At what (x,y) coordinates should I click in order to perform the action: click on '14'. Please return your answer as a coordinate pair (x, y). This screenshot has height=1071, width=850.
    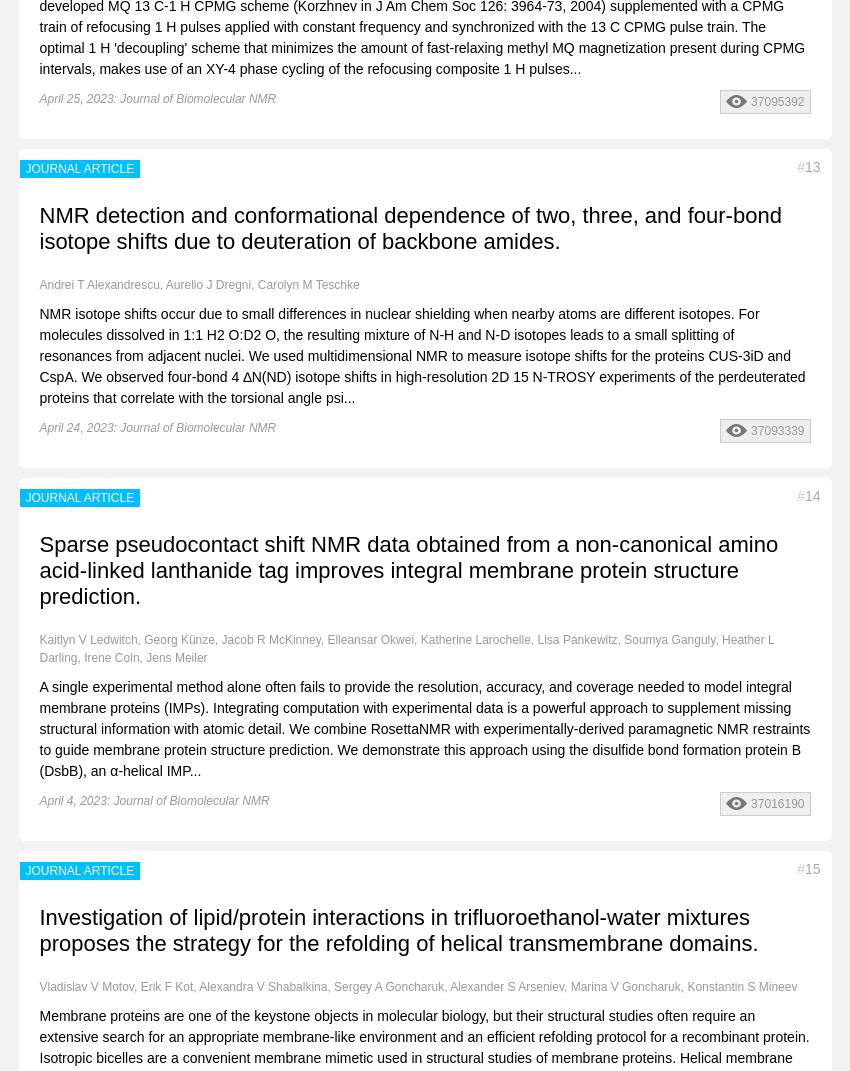
    Looking at the image, I should click on (812, 494).